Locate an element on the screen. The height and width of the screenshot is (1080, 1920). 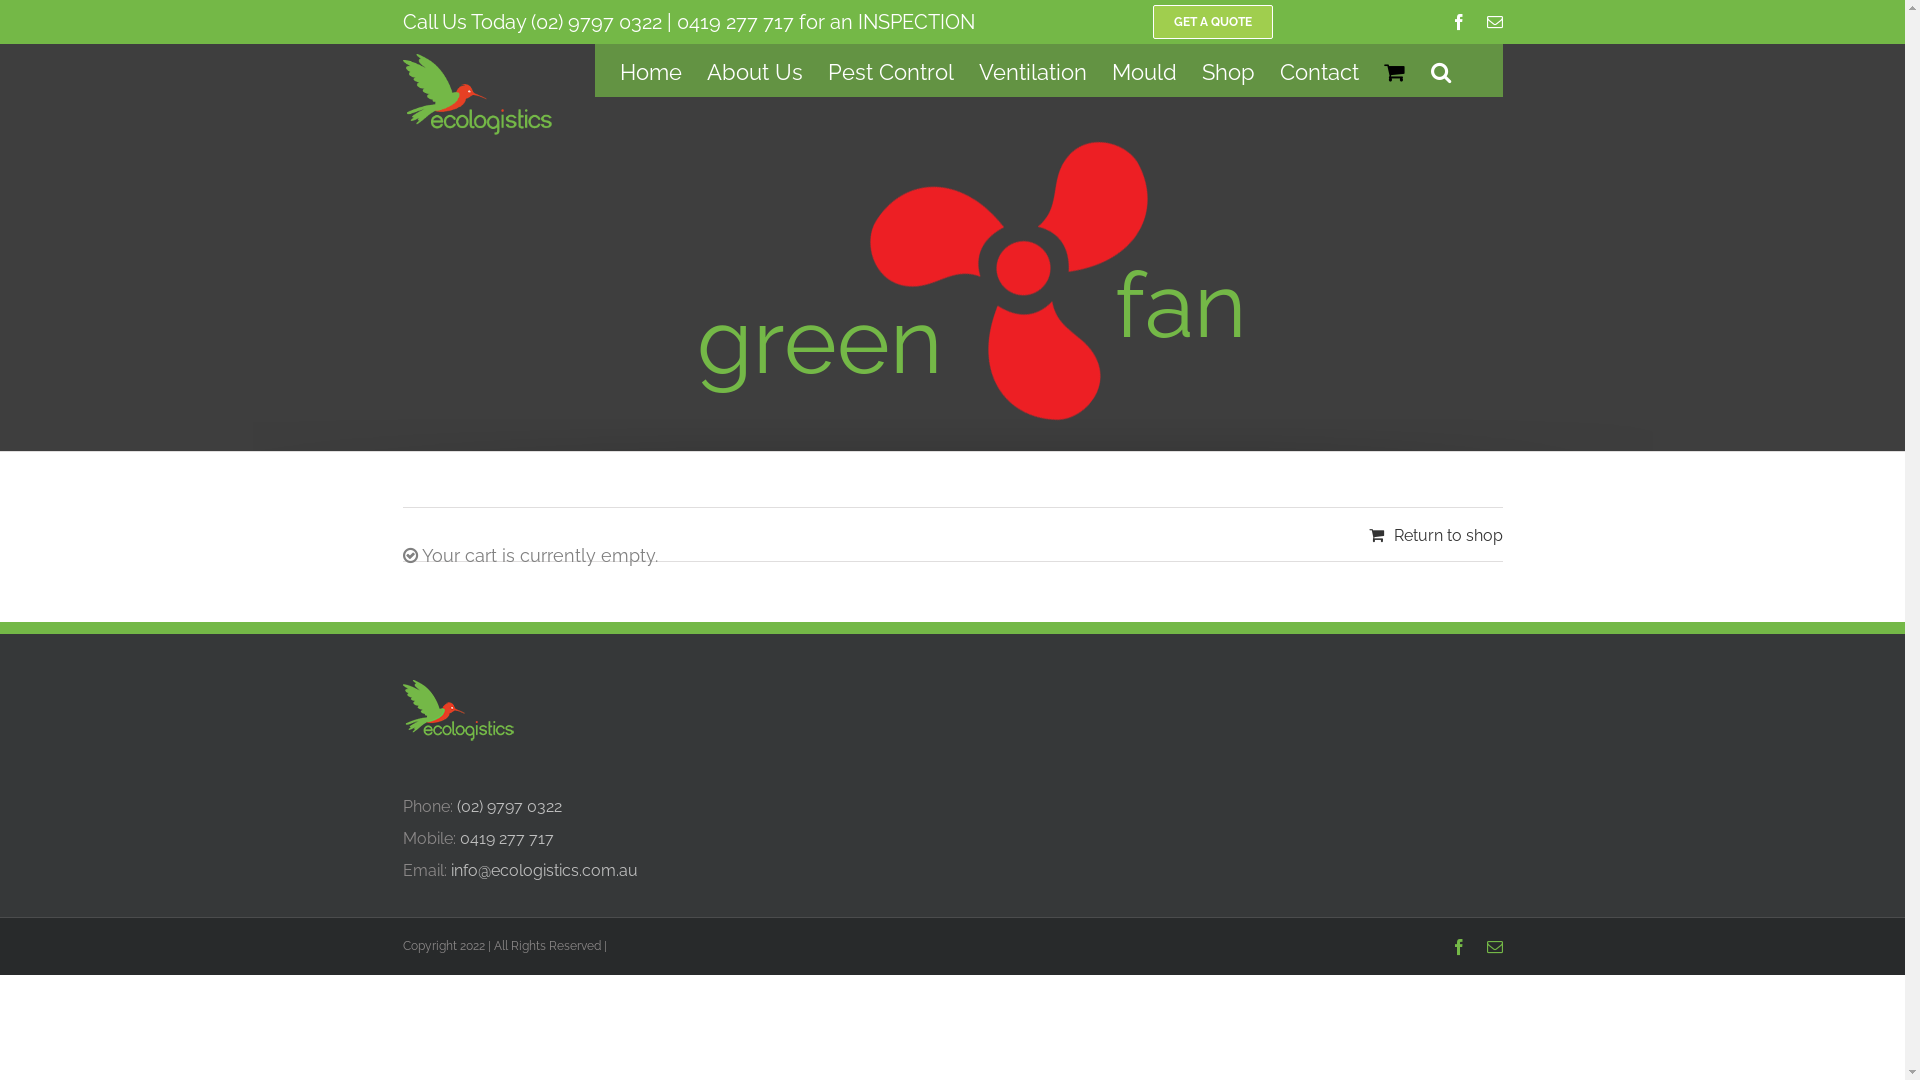
'Return to shop' is located at coordinates (1367, 534).